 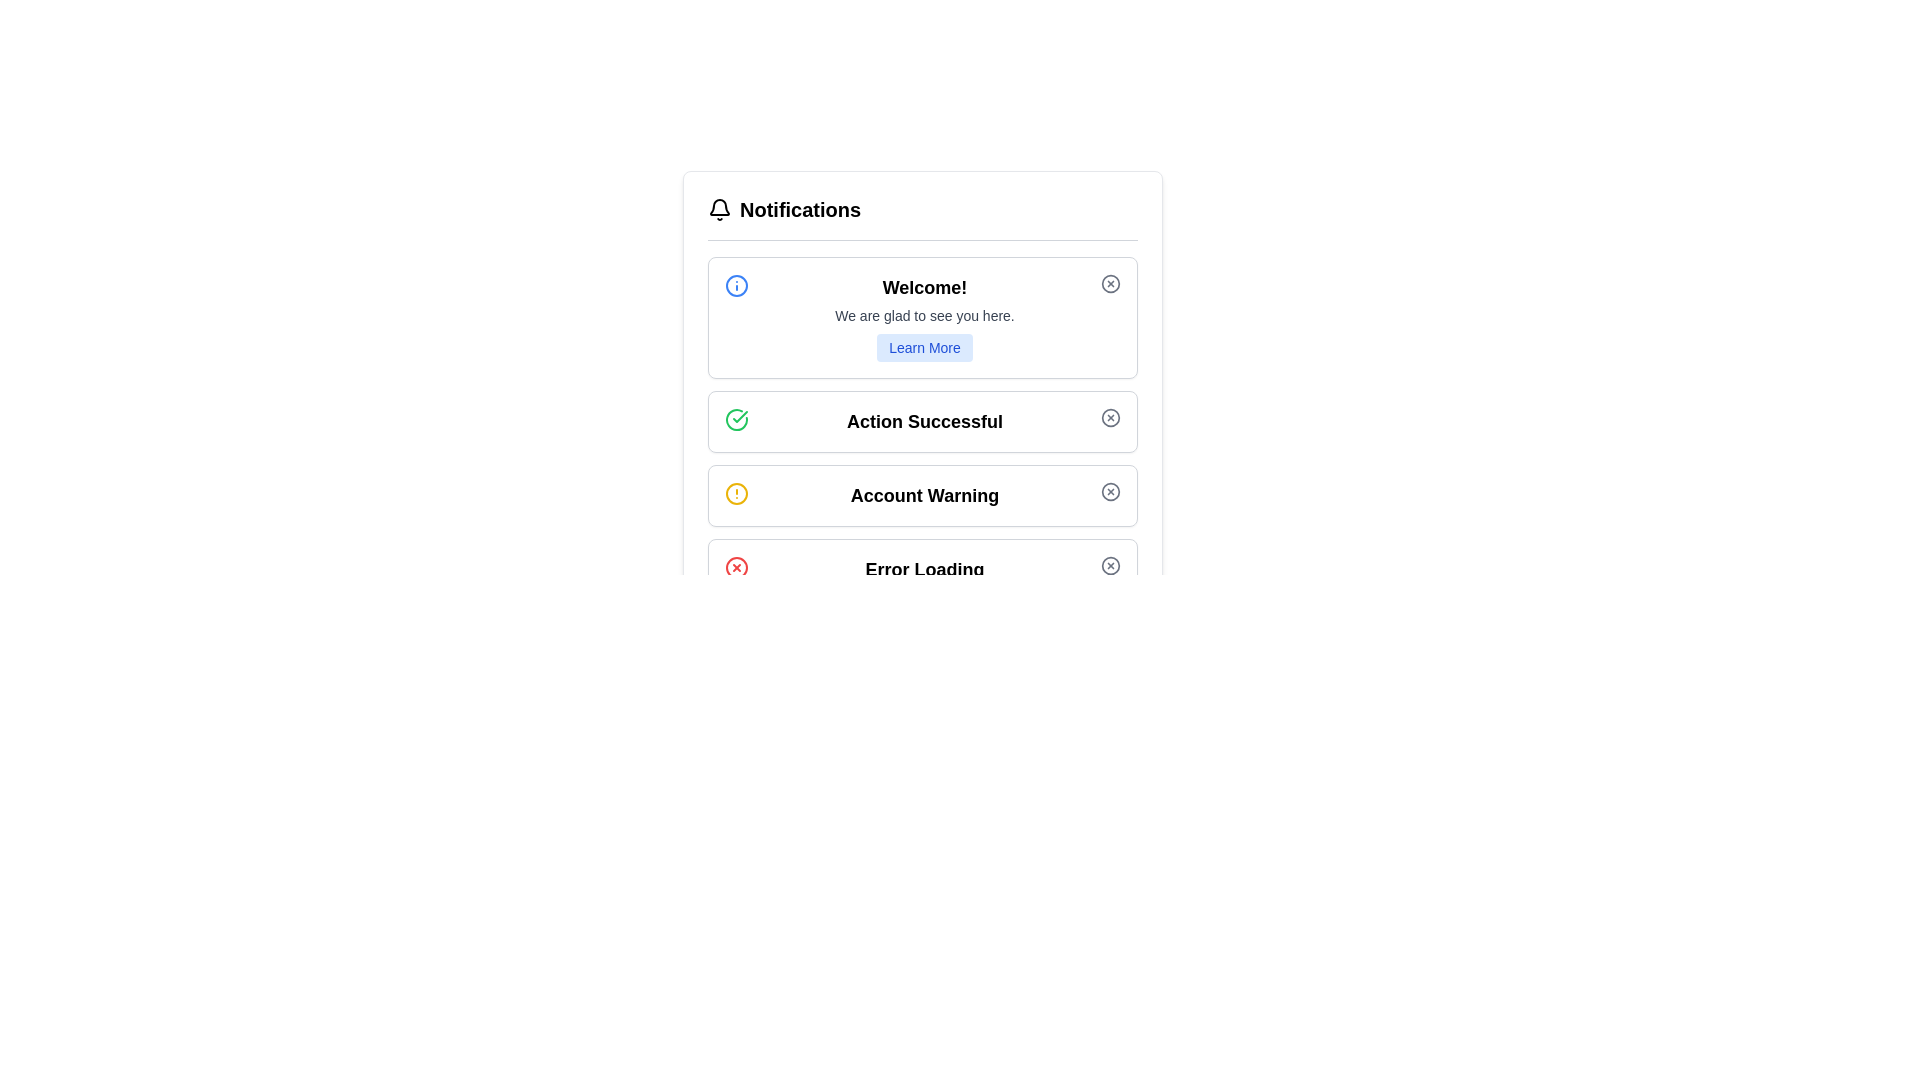 What do you see at coordinates (1109, 566) in the screenshot?
I see `the small circular SVG graphic icon that serves as a dismiss button in the 'Error Loading' notification entry` at bounding box center [1109, 566].